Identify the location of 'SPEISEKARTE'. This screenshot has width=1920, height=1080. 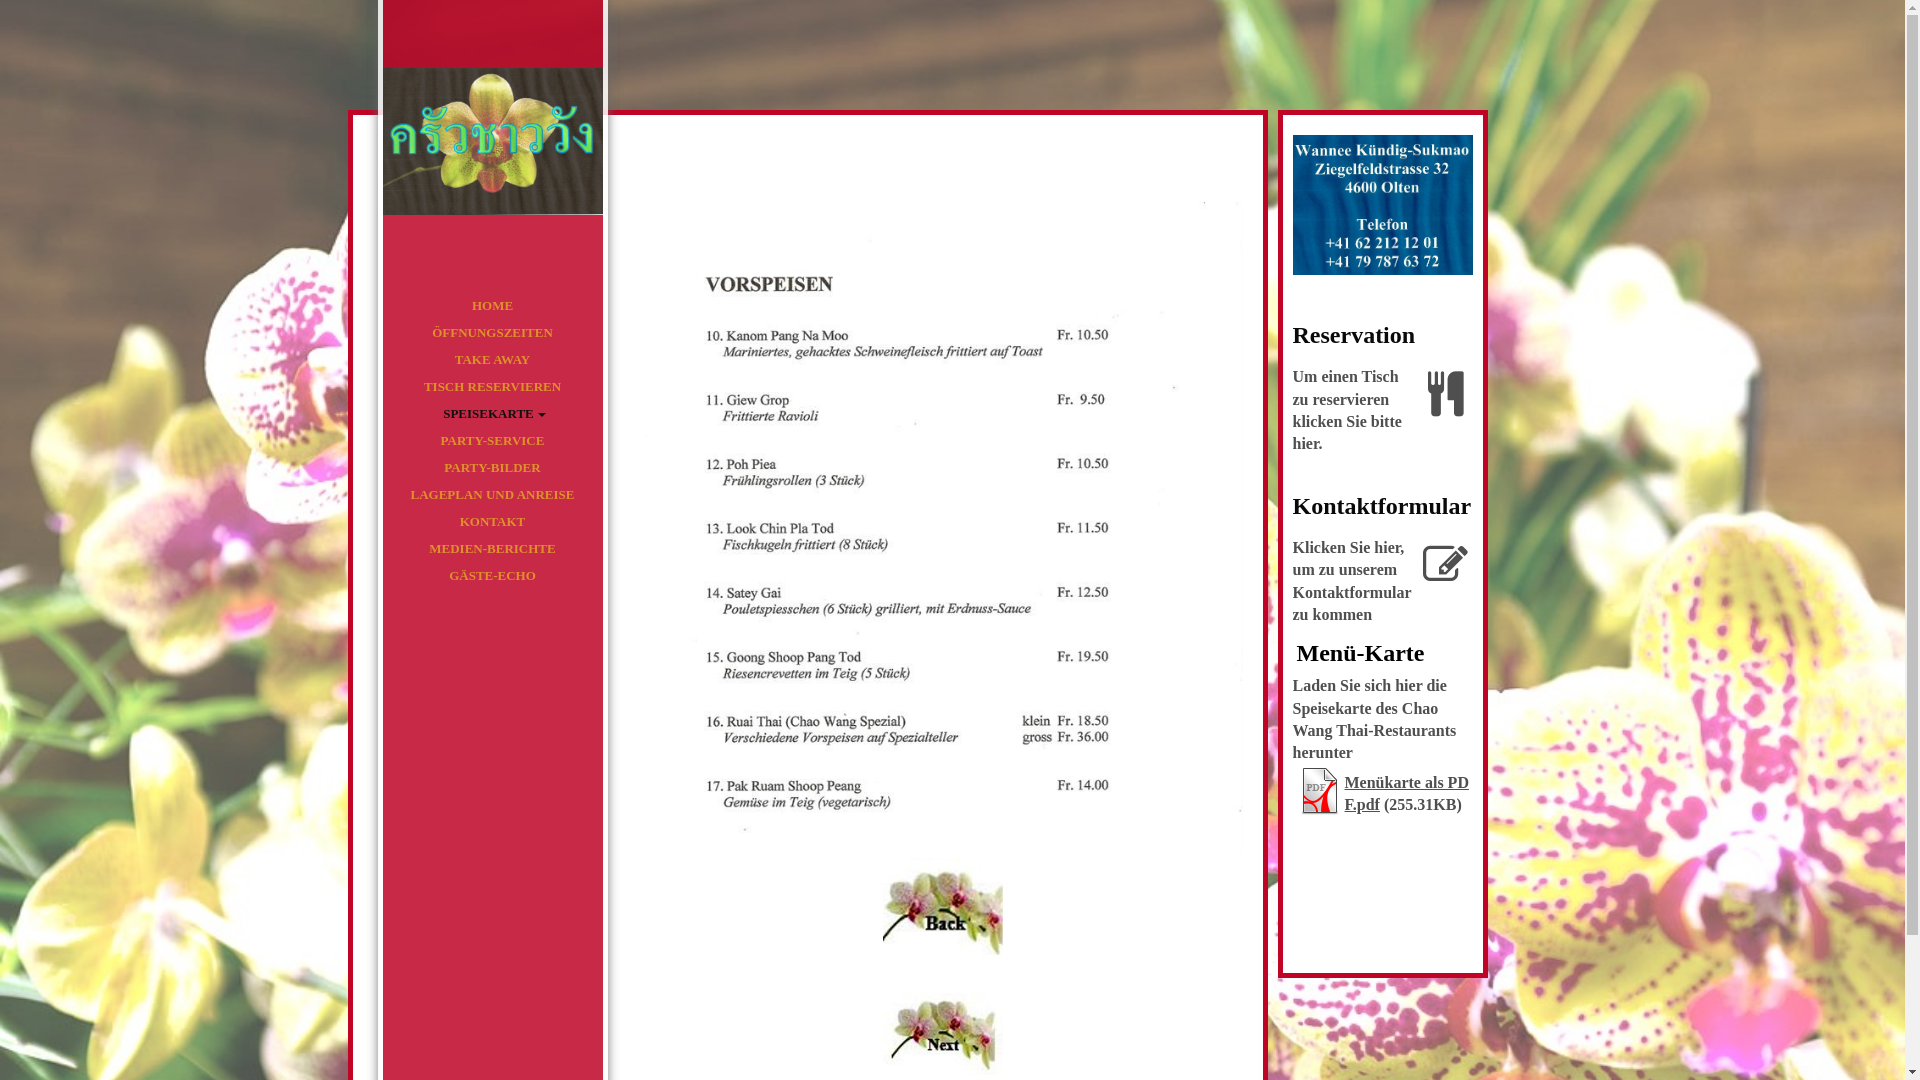
(491, 412).